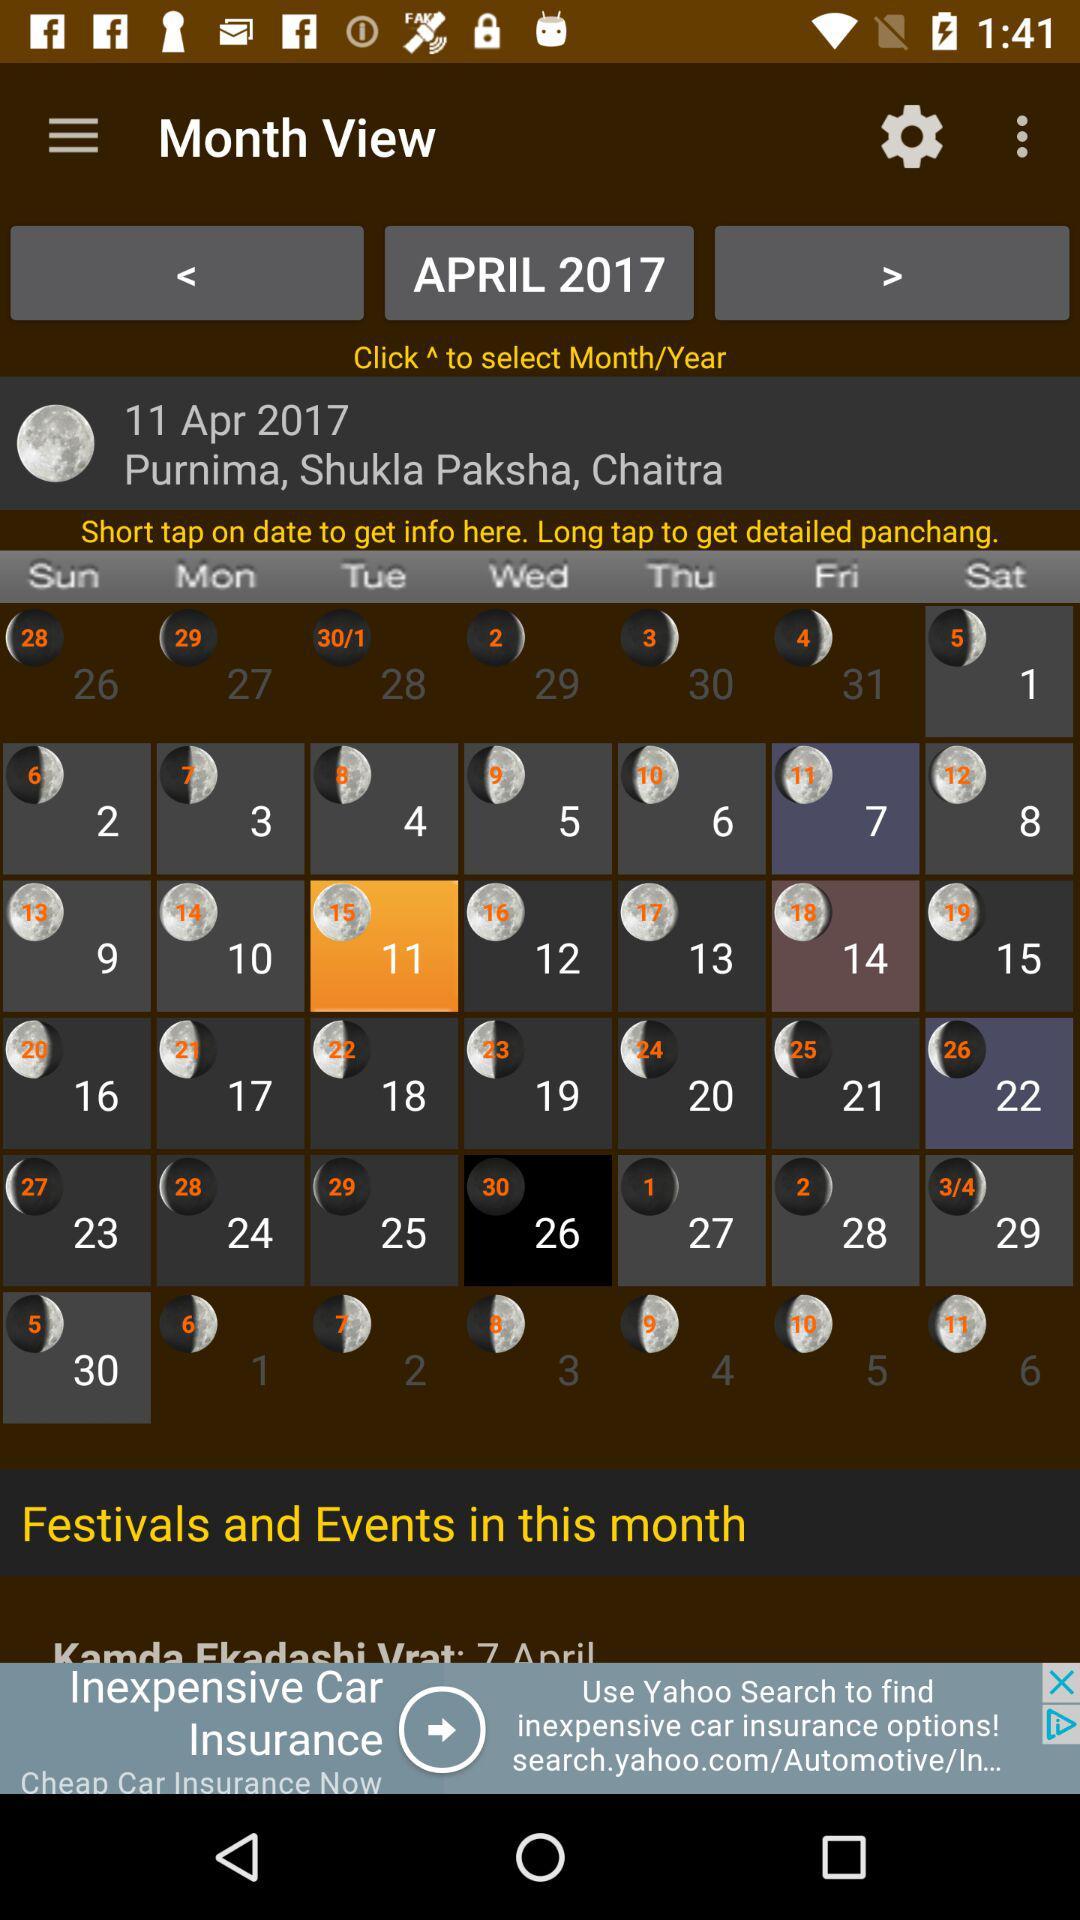 The image size is (1080, 1920). Describe the element at coordinates (540, 1727) in the screenshot. I see `advertisement` at that location.